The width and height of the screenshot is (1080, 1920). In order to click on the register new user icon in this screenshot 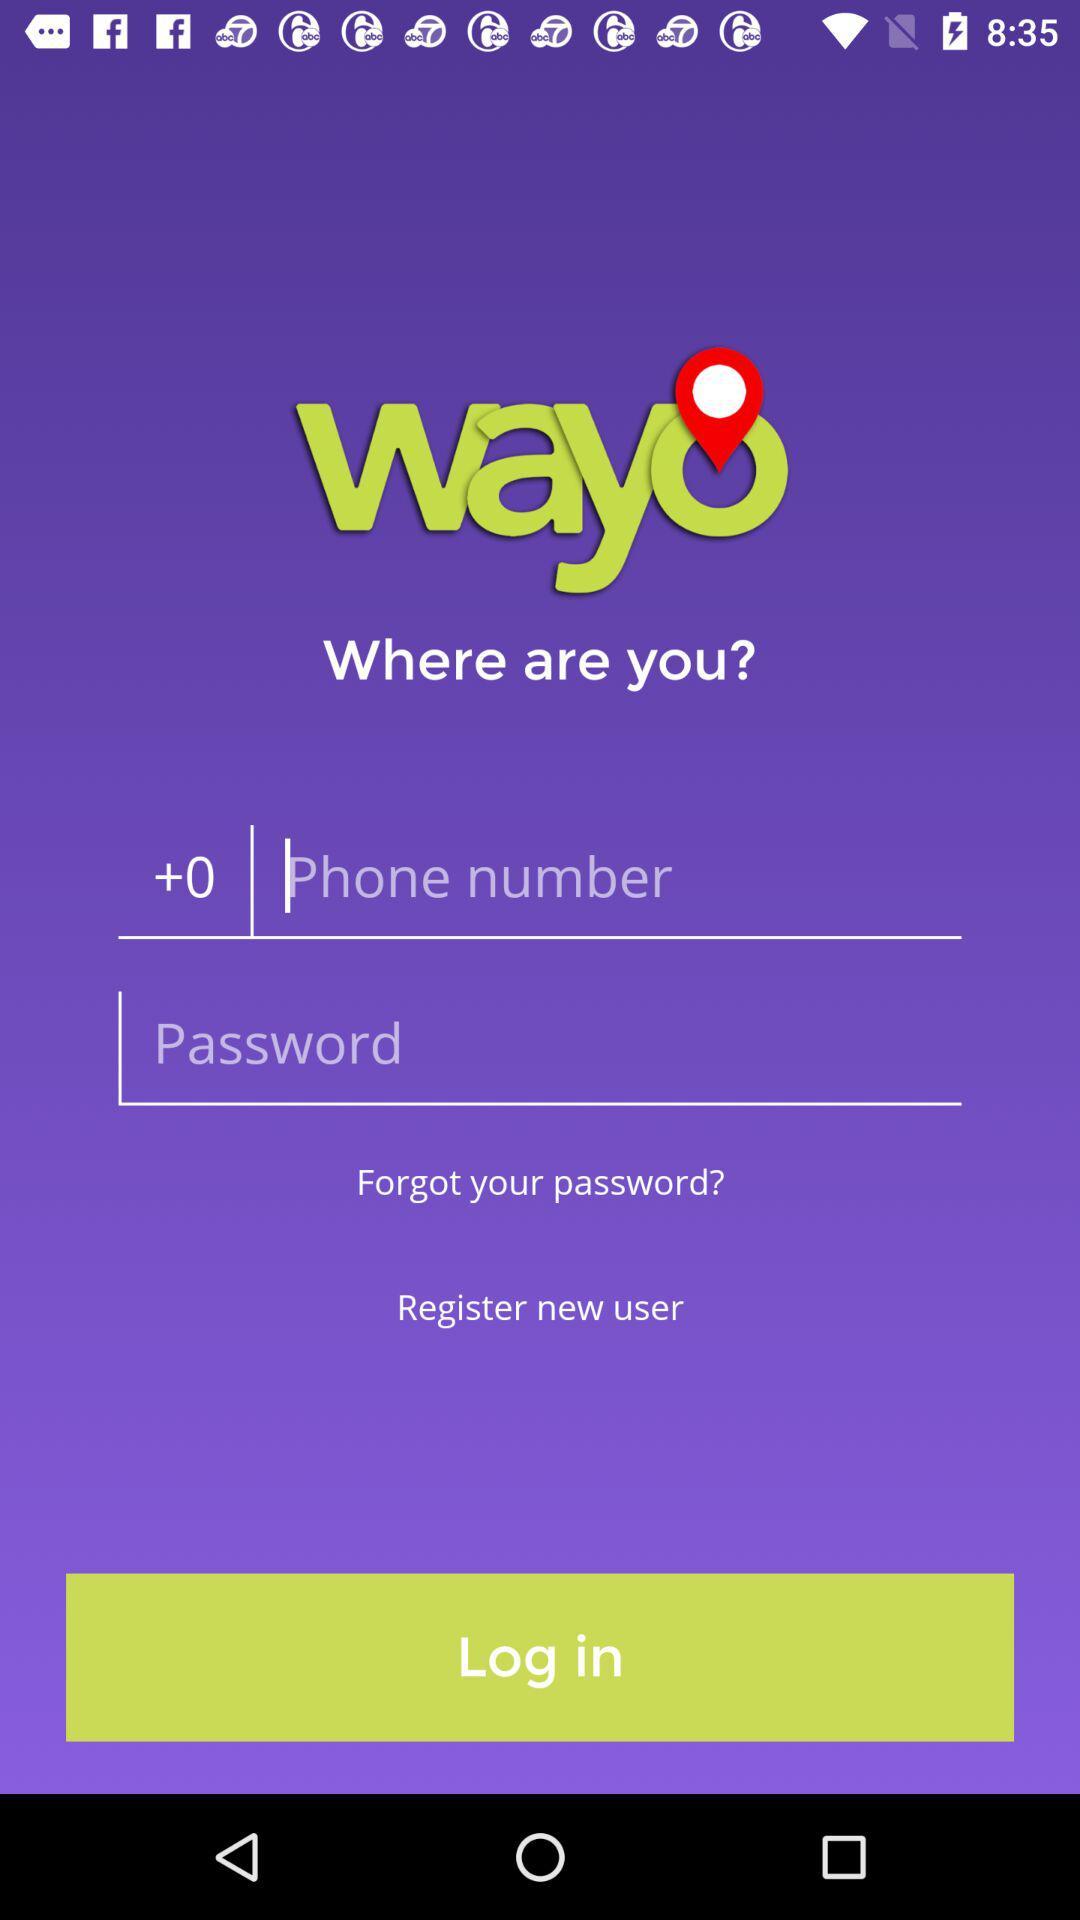, I will do `click(540, 1306)`.